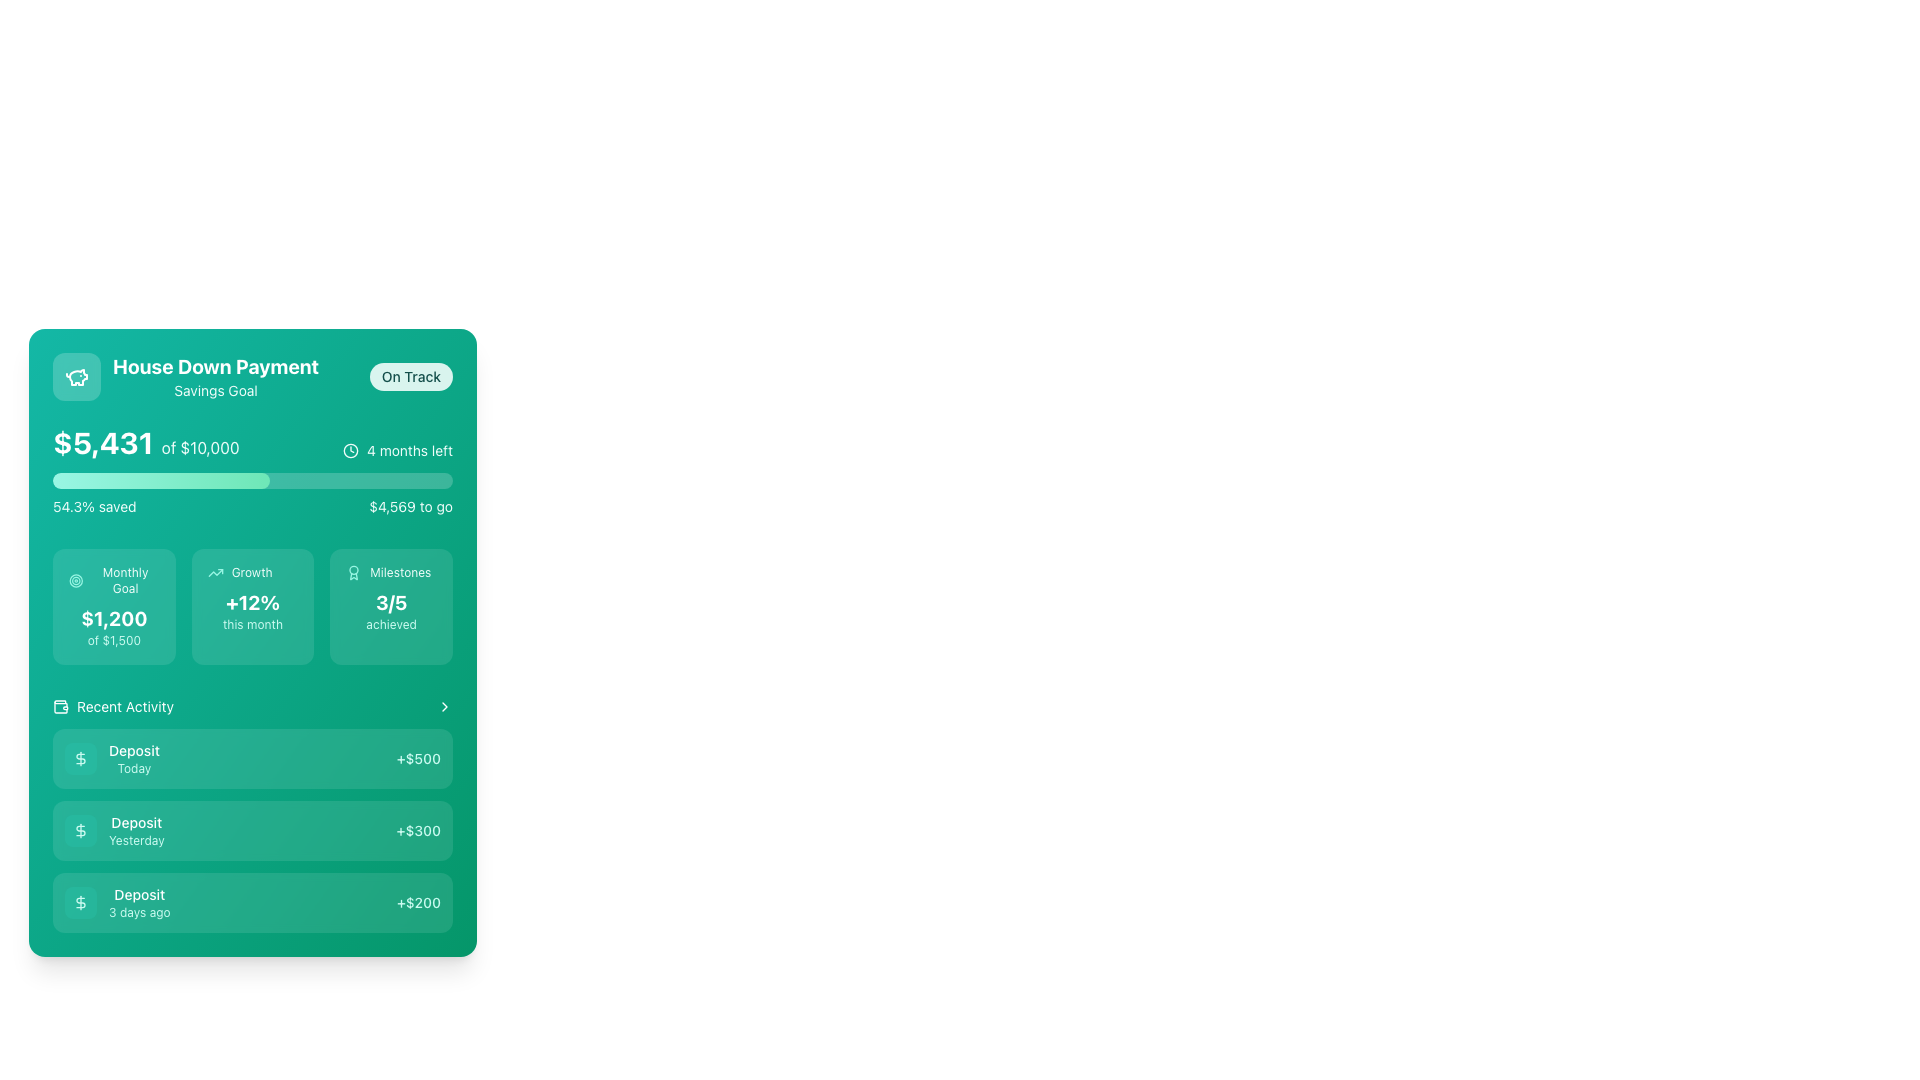  I want to click on the Text Label displaying '+$300' in teal color, located in the 'Recent Activity' section, second entry, aligned to the right of 'Deposit Yesterday', so click(417, 830).